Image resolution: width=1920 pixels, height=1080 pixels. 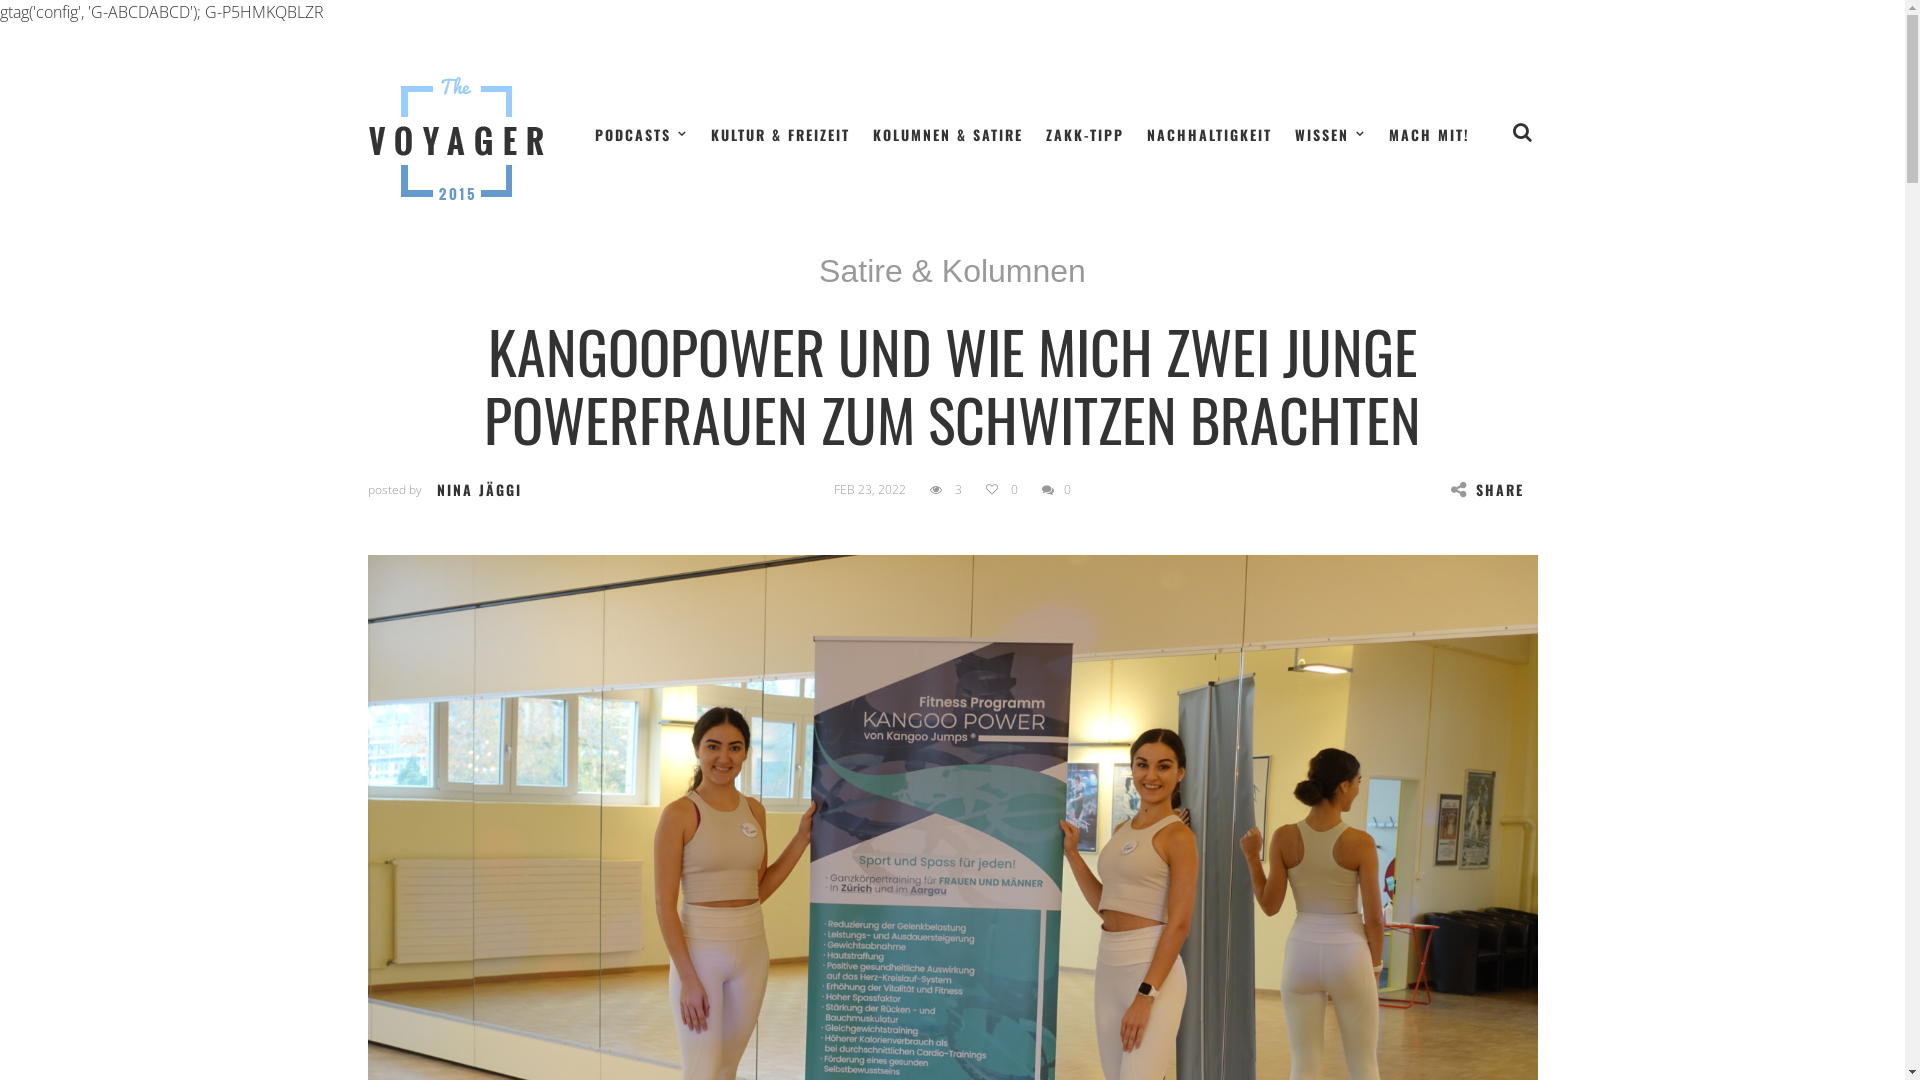 I want to click on 'NACHHALTIGKEIT', so click(x=1207, y=135).